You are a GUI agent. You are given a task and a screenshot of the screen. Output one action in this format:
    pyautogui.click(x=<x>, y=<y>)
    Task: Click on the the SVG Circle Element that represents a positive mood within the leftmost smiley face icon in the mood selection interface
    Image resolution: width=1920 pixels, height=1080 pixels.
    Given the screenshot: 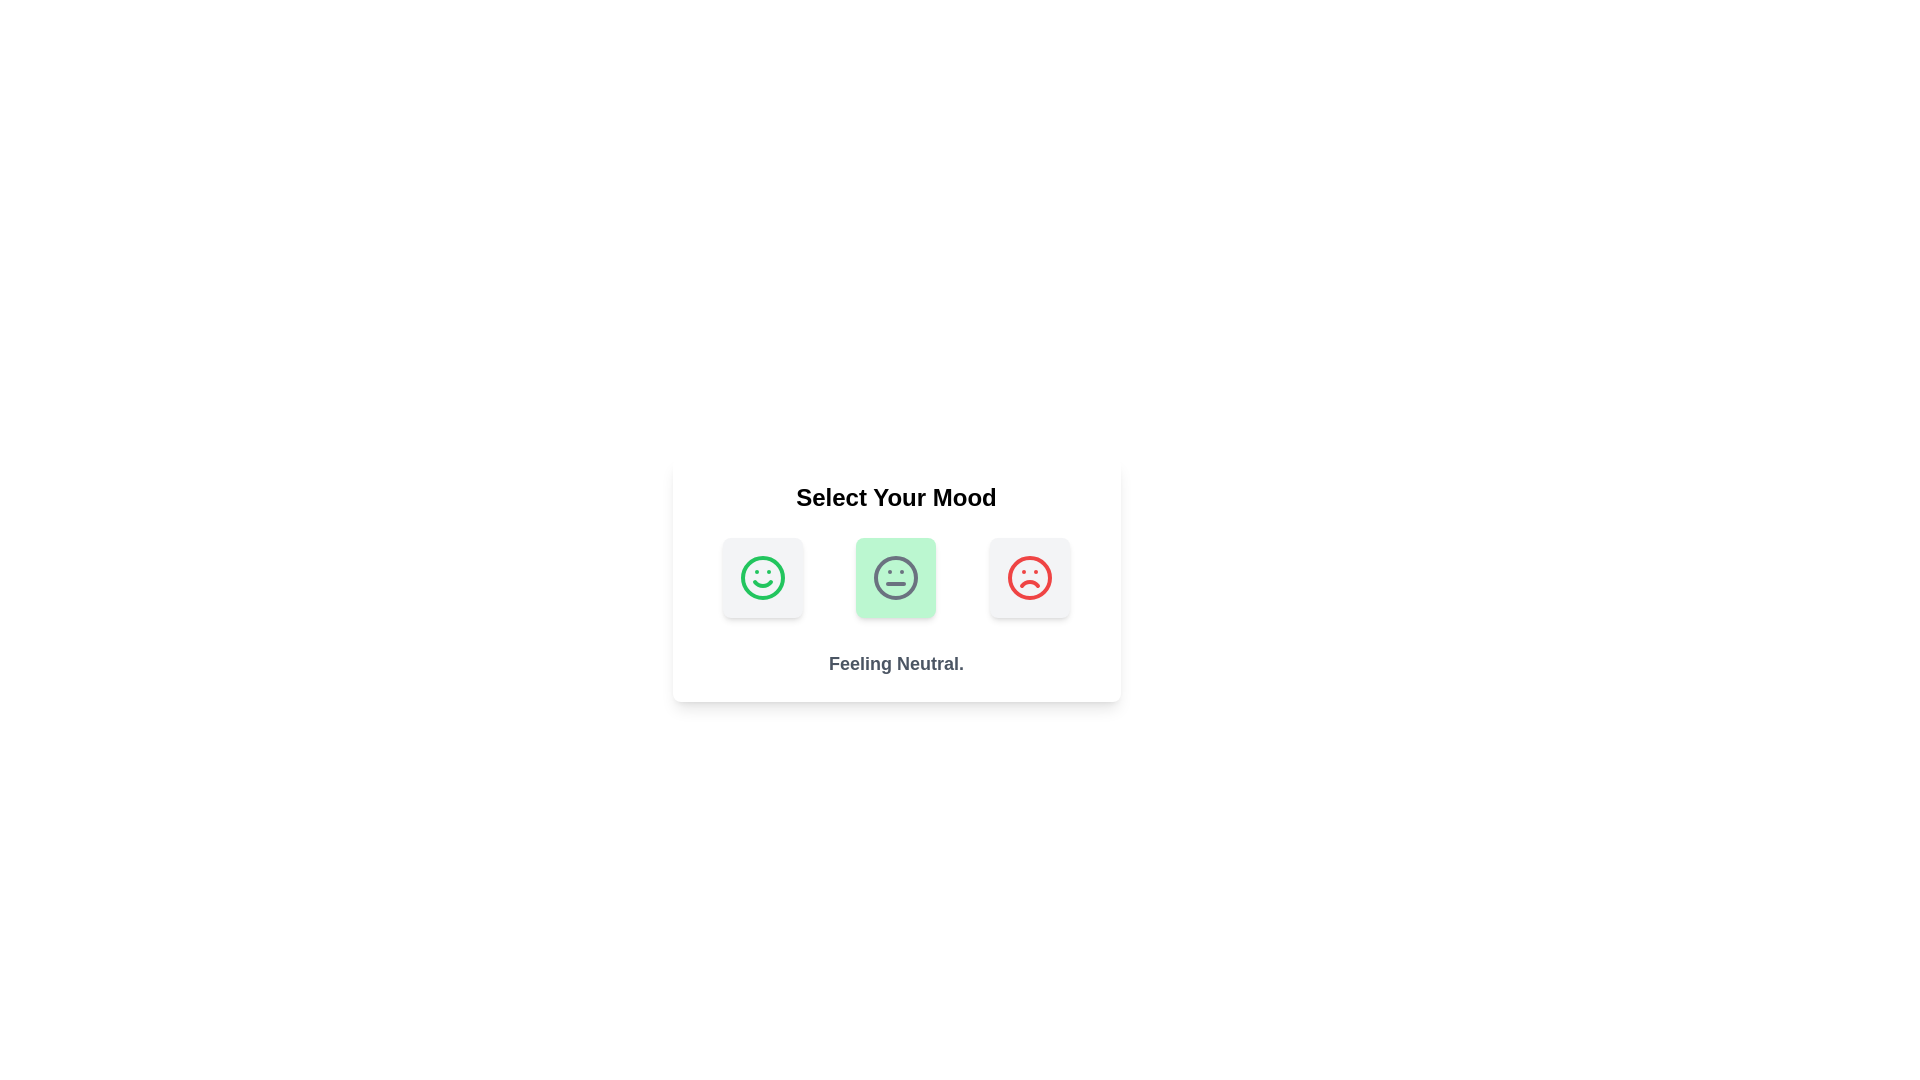 What is the action you would take?
    pyautogui.click(x=762, y=578)
    